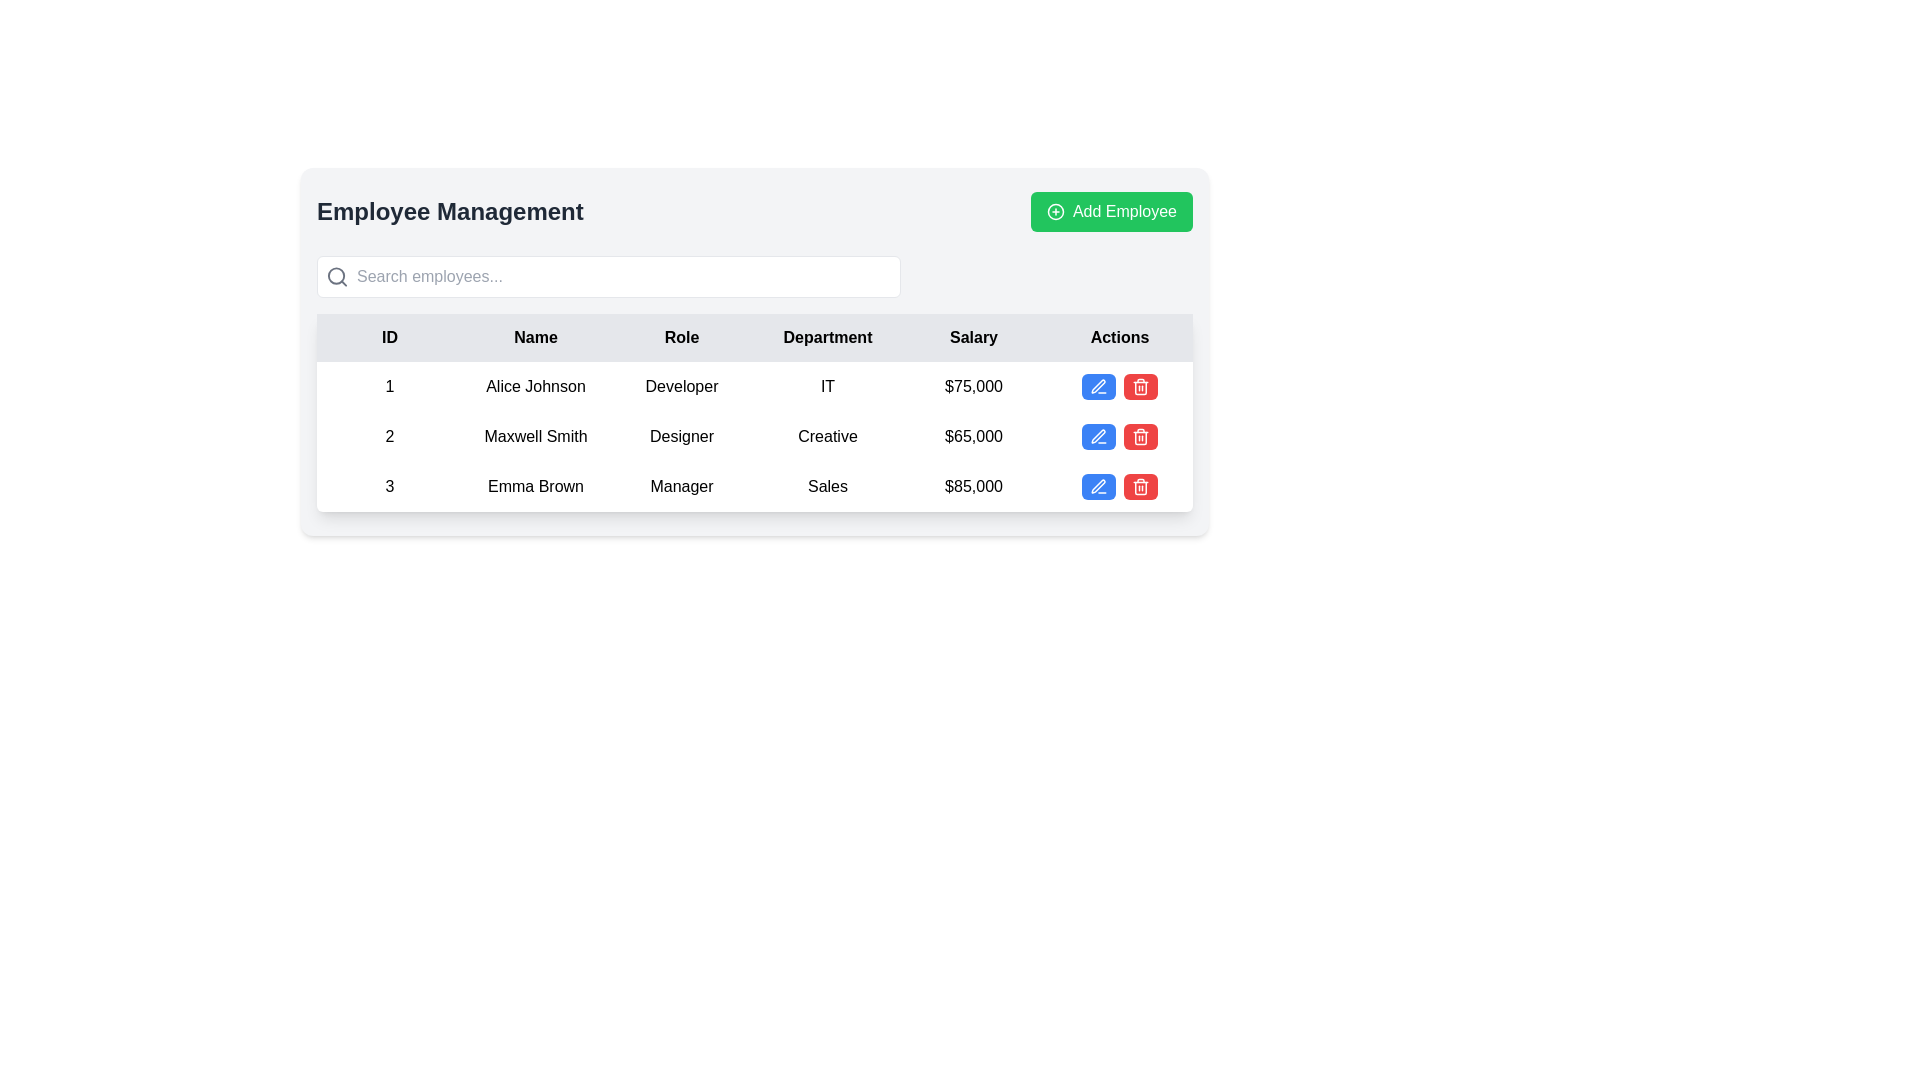 The width and height of the screenshot is (1920, 1080). What do you see at coordinates (1141, 386) in the screenshot?
I see `the trash bin icon with a red background in the 'Actions' column of the third row, which corresponds to 'Emma Brown'` at bounding box center [1141, 386].